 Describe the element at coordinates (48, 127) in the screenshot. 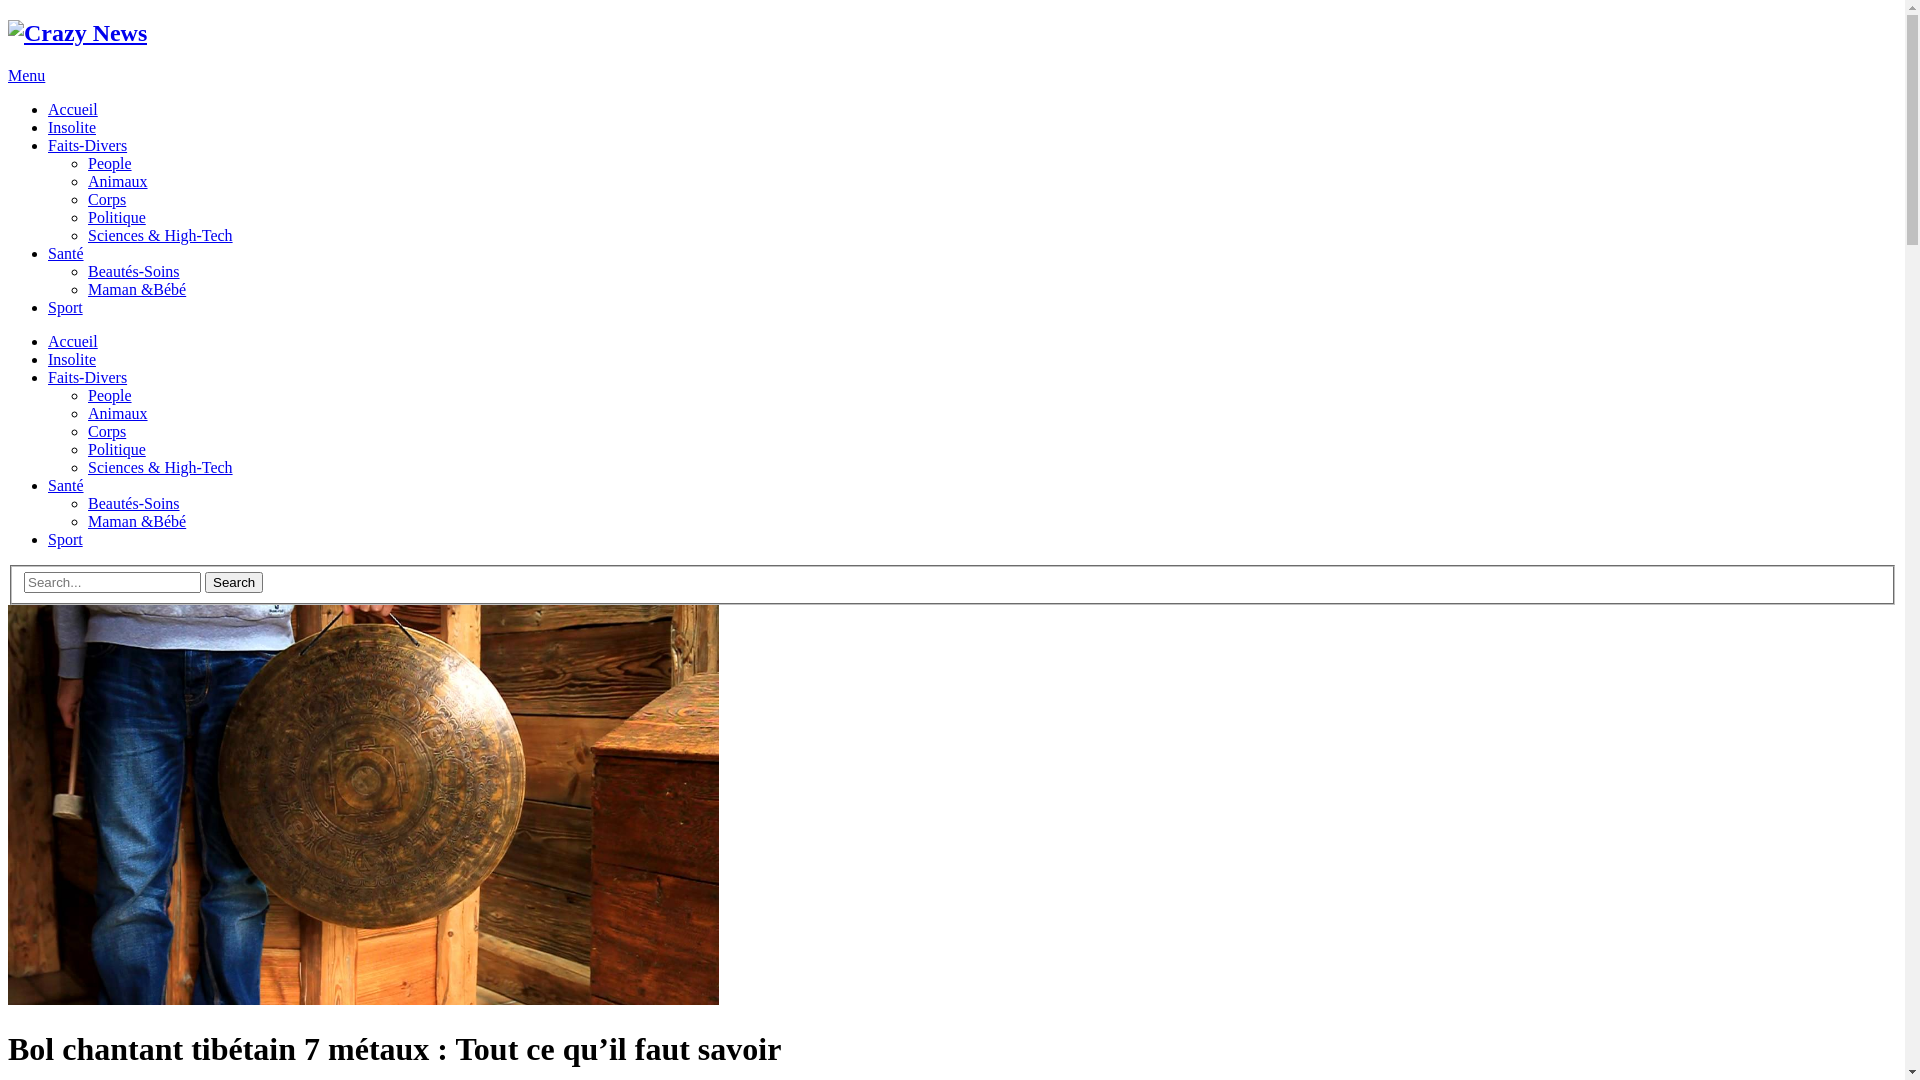

I see `'Insolite'` at that location.